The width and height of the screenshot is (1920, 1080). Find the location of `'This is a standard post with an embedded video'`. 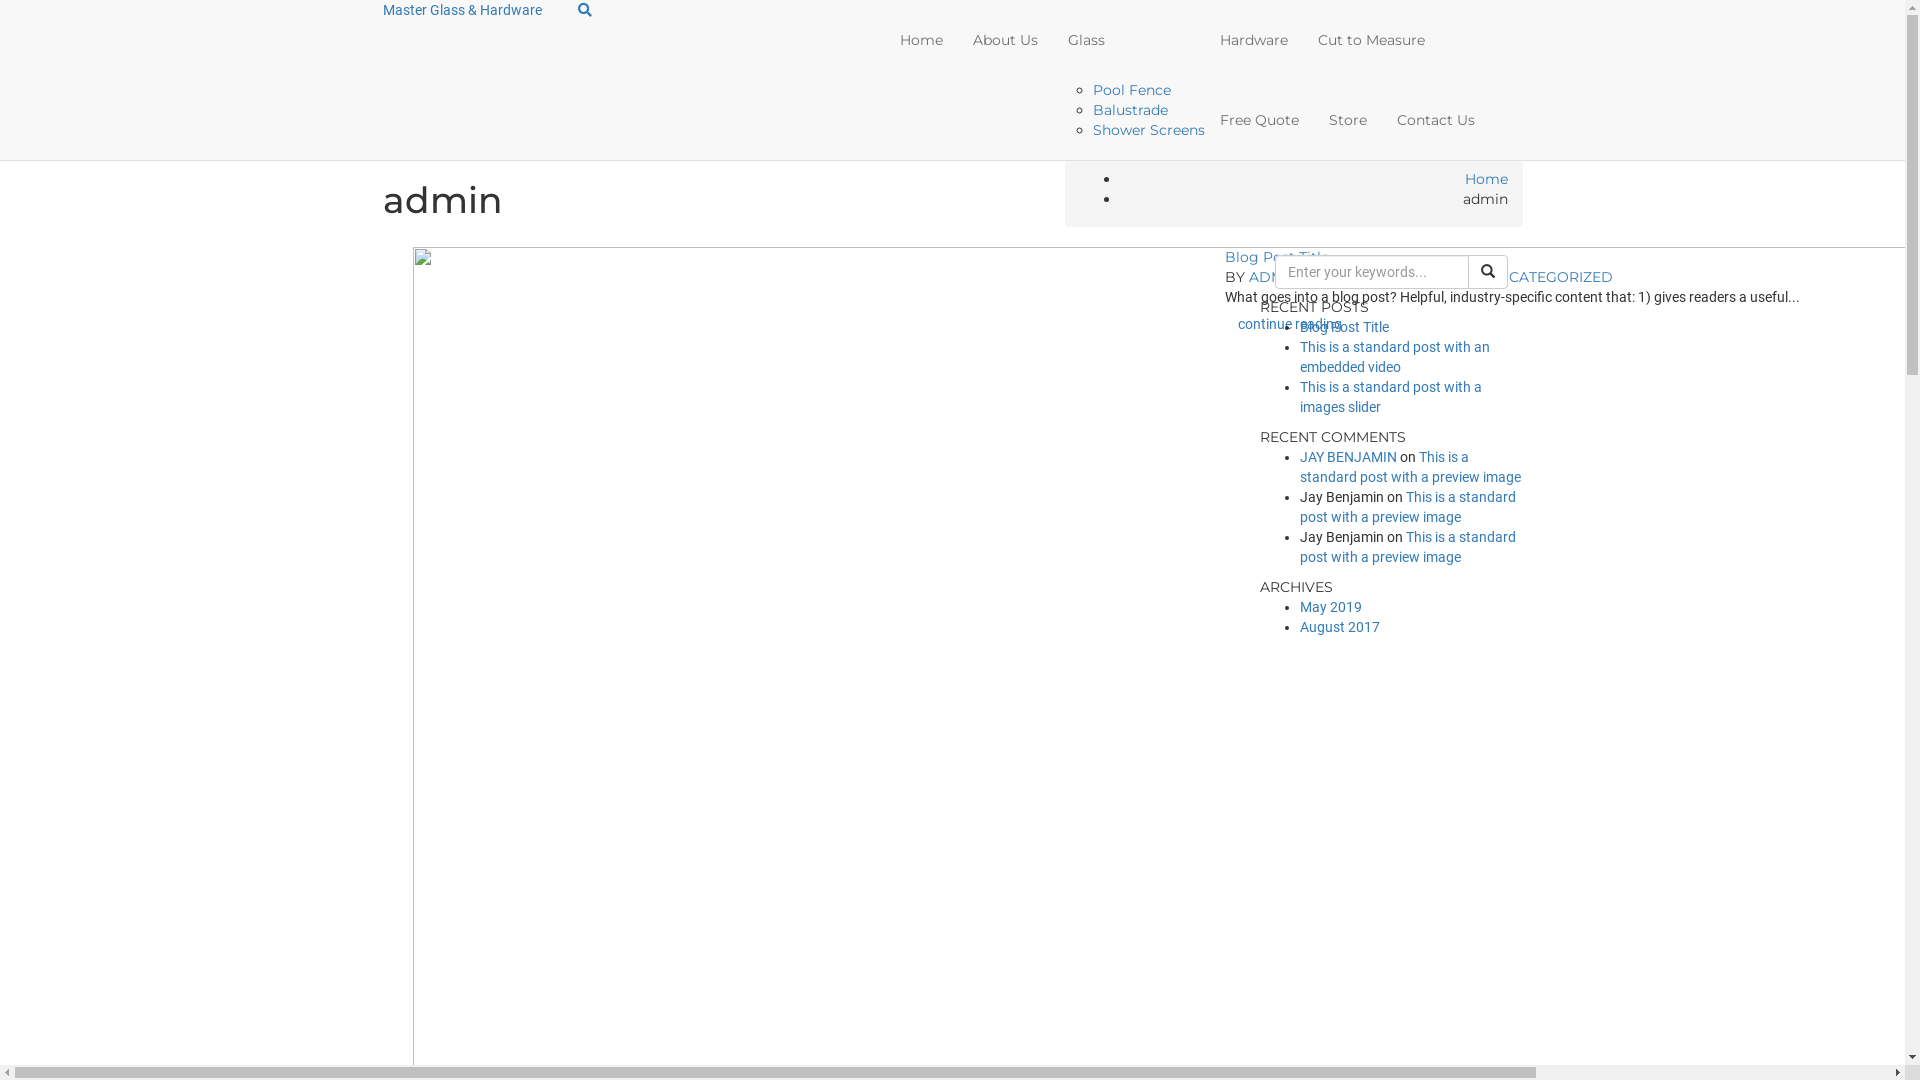

'This is a standard post with an embedded video' is located at coordinates (1394, 356).